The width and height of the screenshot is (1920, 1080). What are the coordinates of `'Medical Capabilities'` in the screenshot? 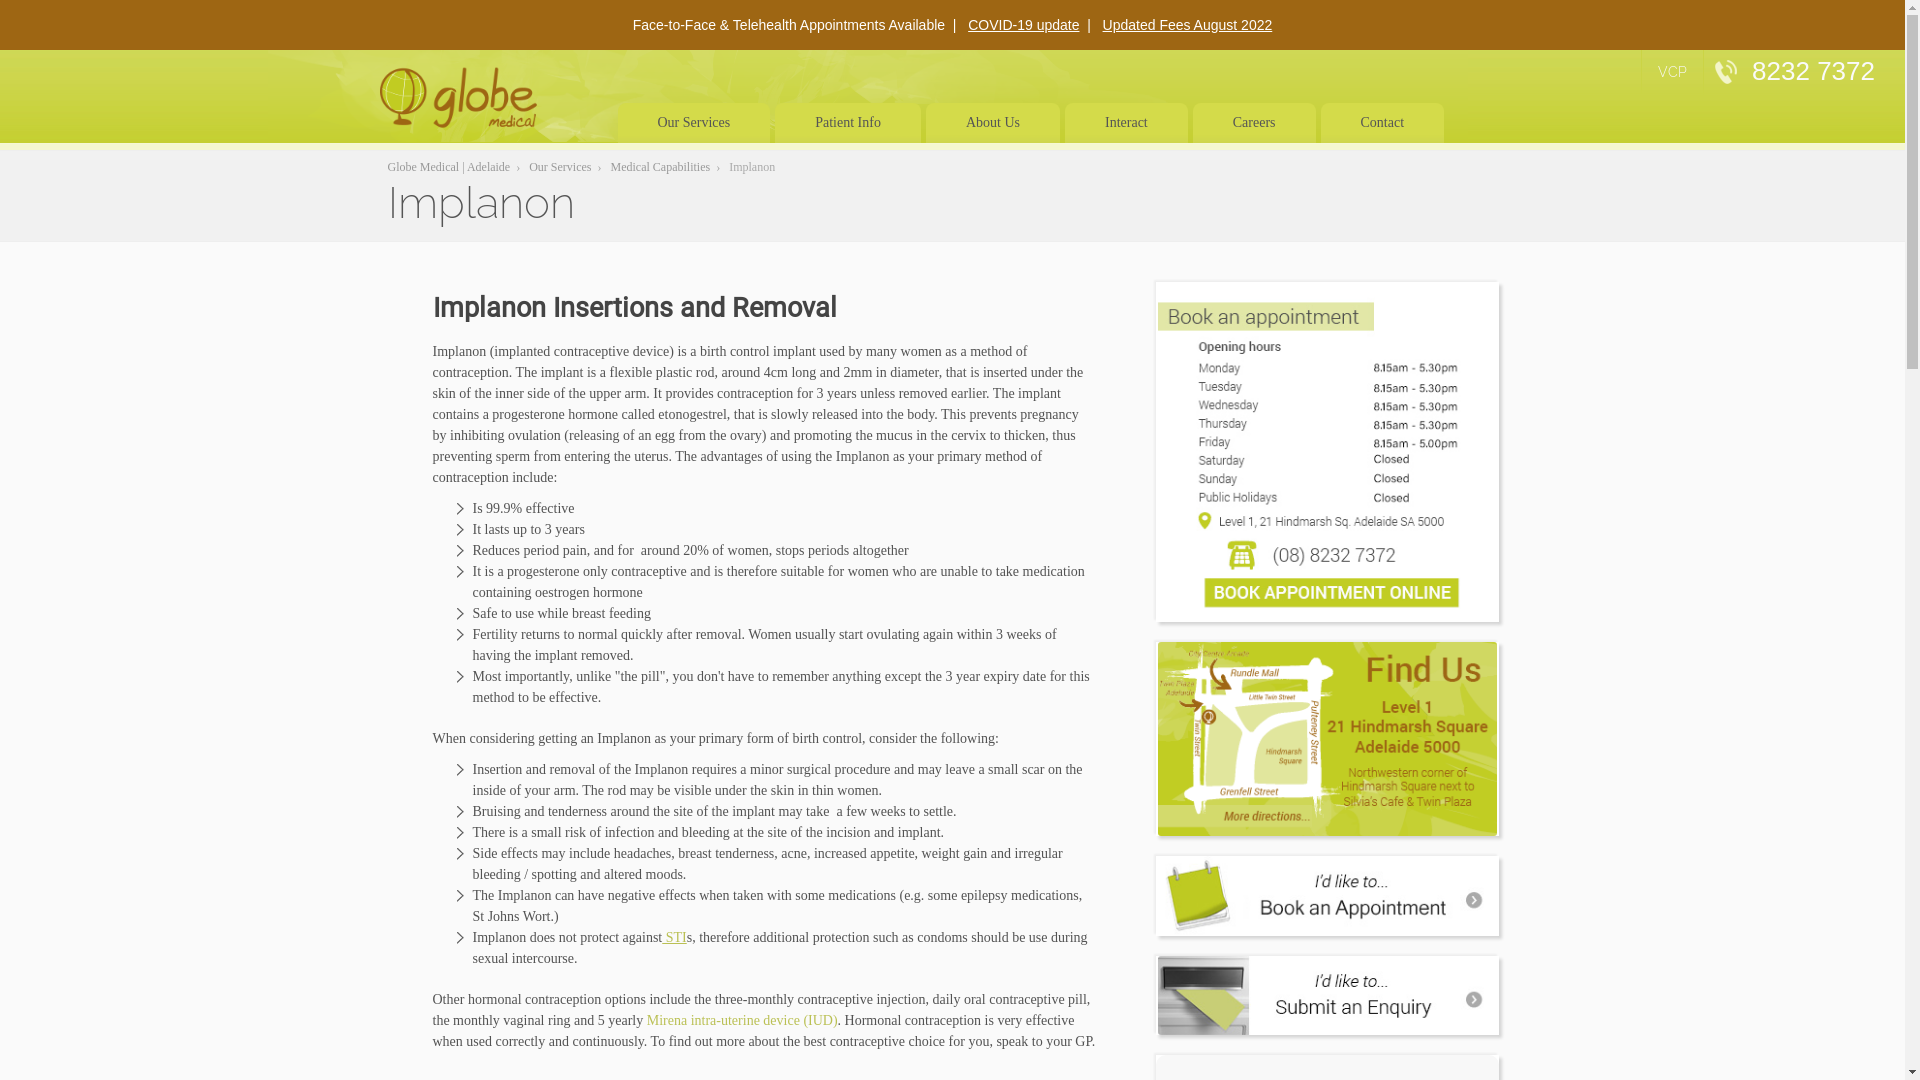 It's located at (661, 165).